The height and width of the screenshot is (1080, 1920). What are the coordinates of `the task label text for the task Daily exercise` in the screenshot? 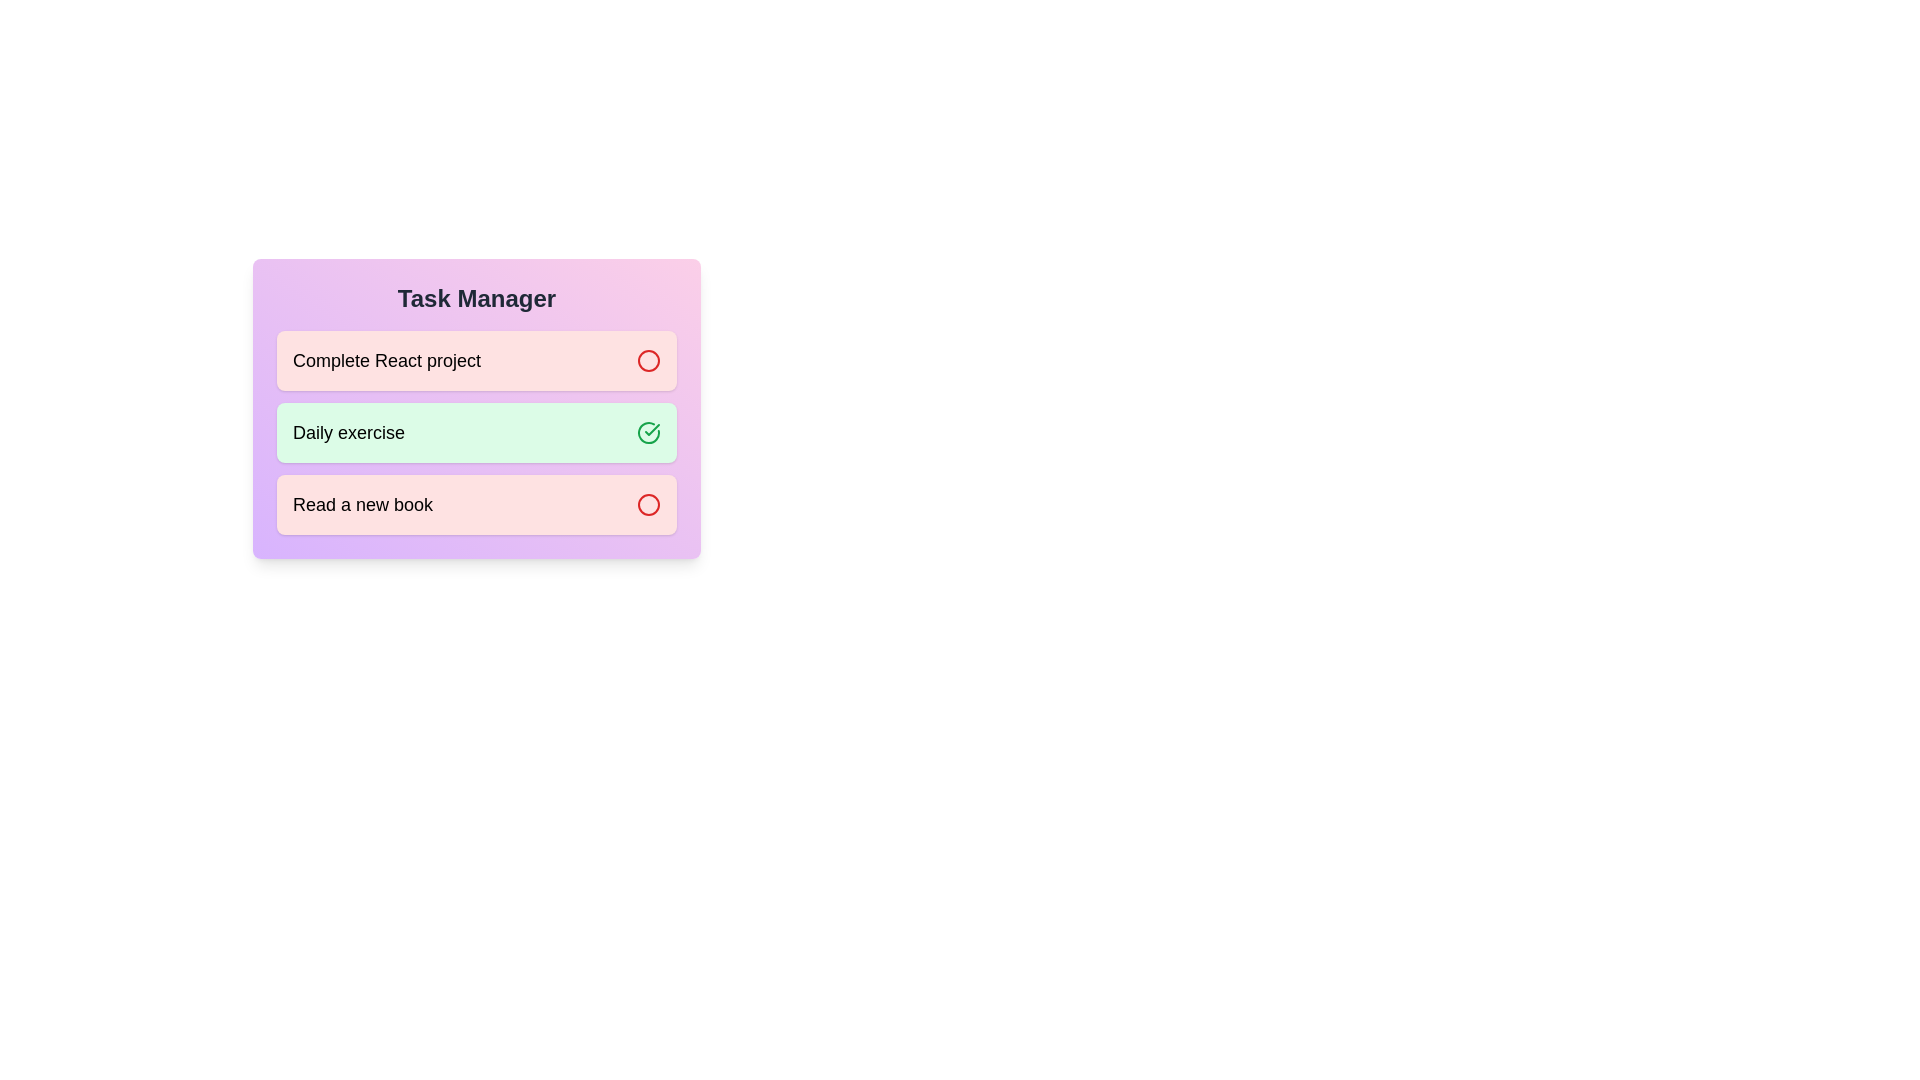 It's located at (349, 431).